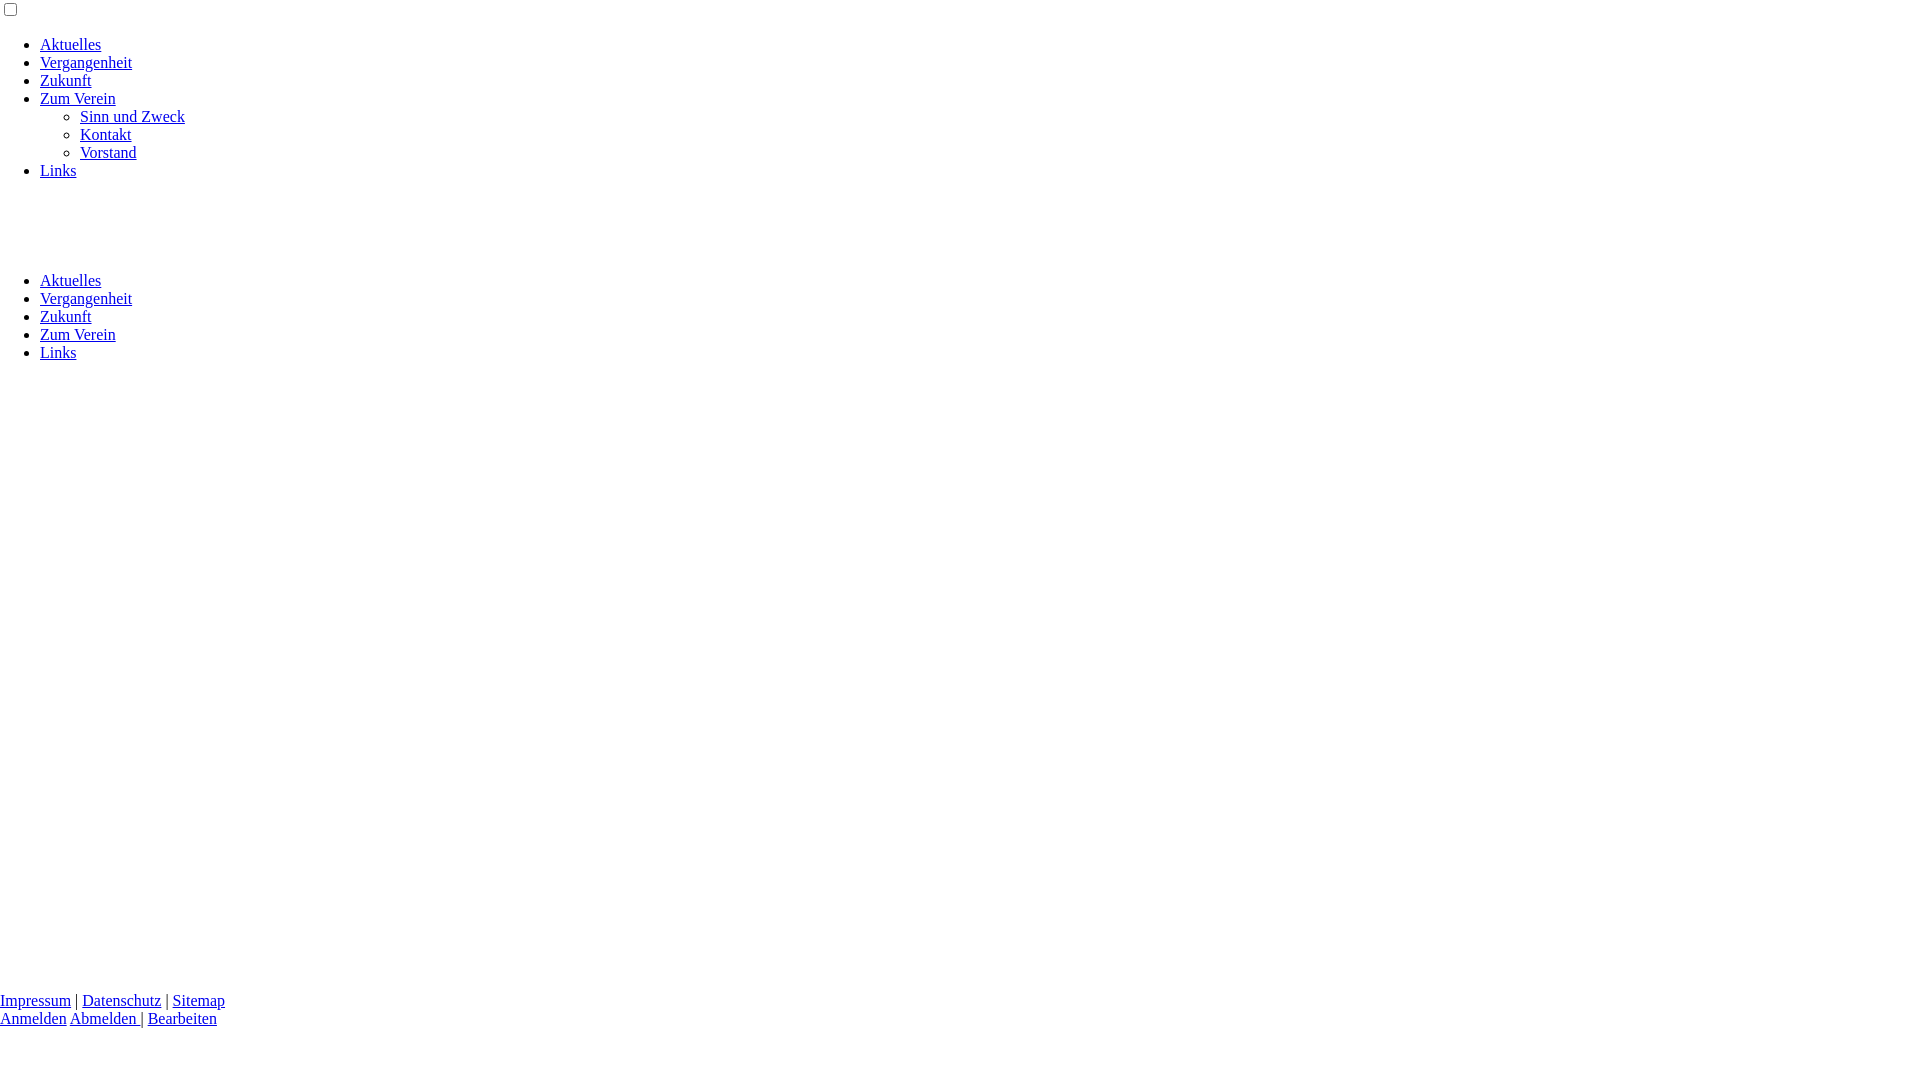  I want to click on 'Aktuelles', so click(70, 44).